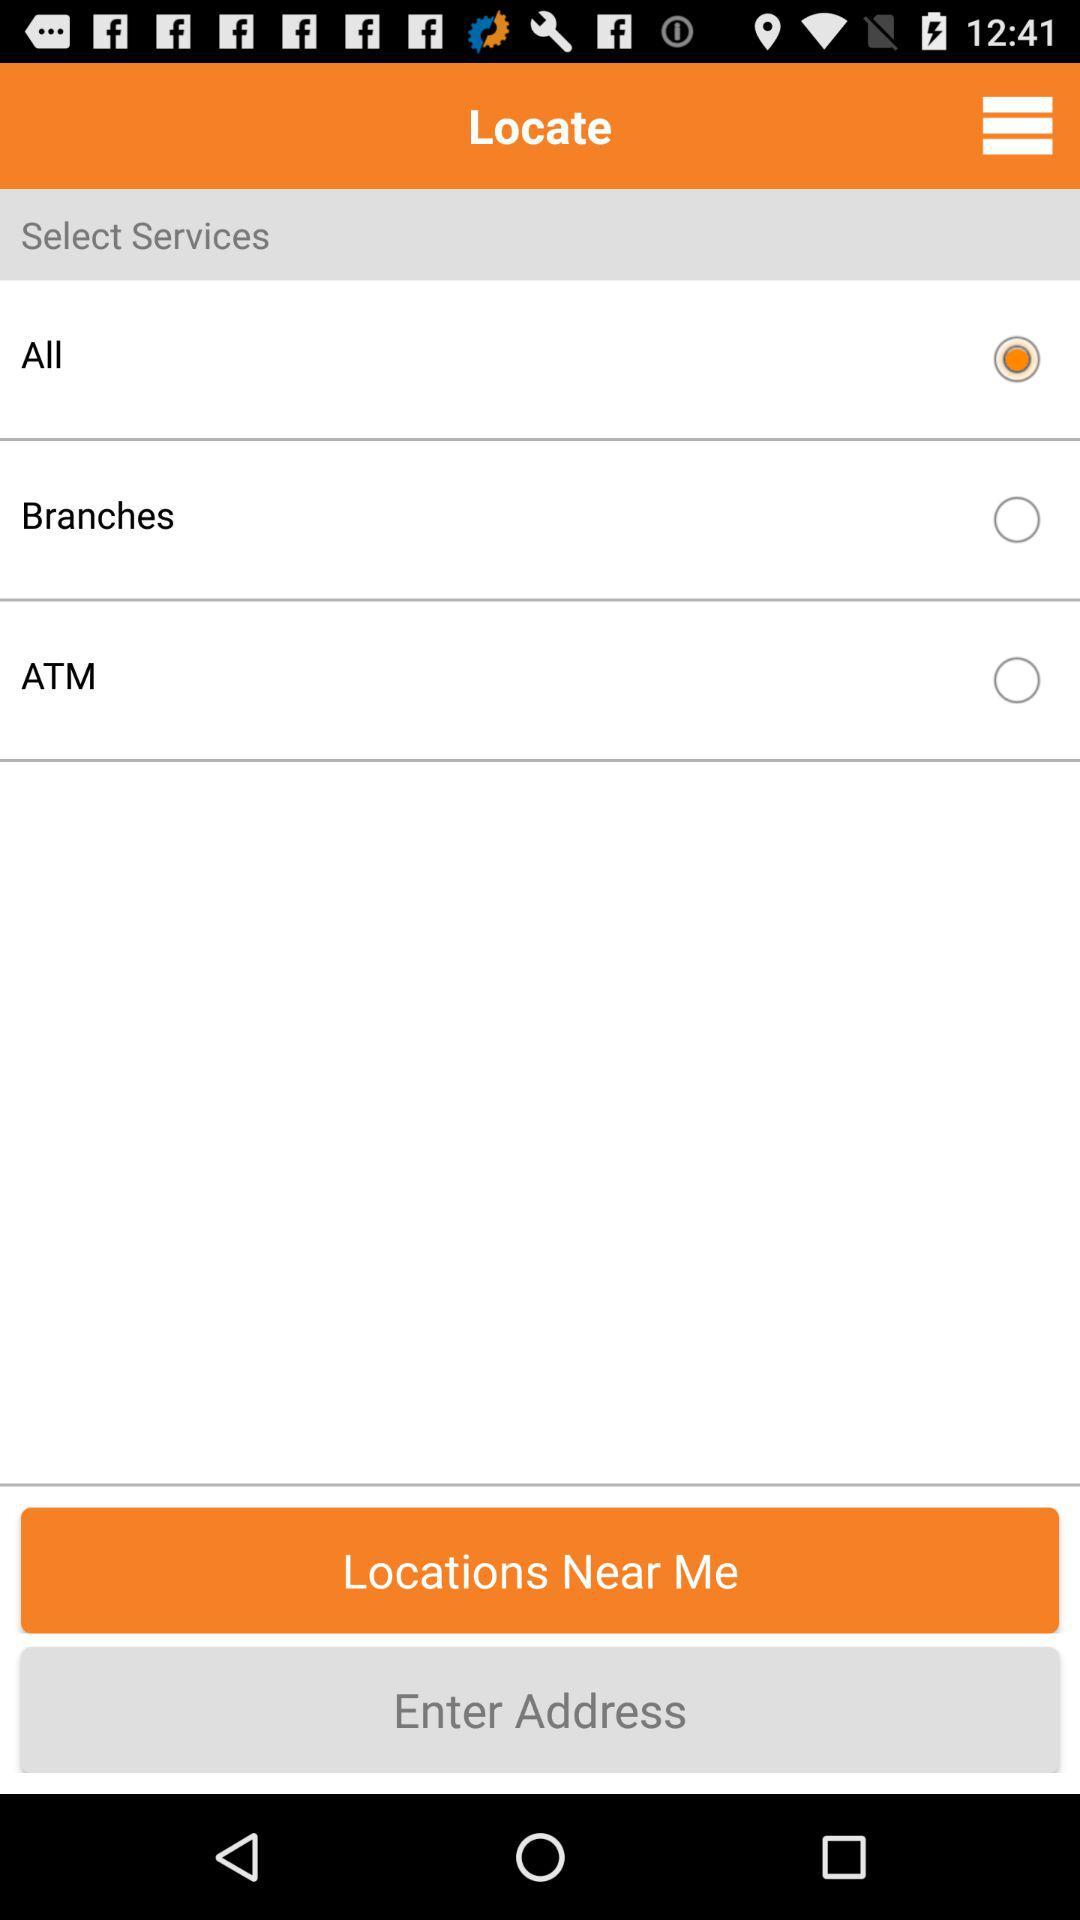  I want to click on icon below the locations near me item, so click(540, 1708).